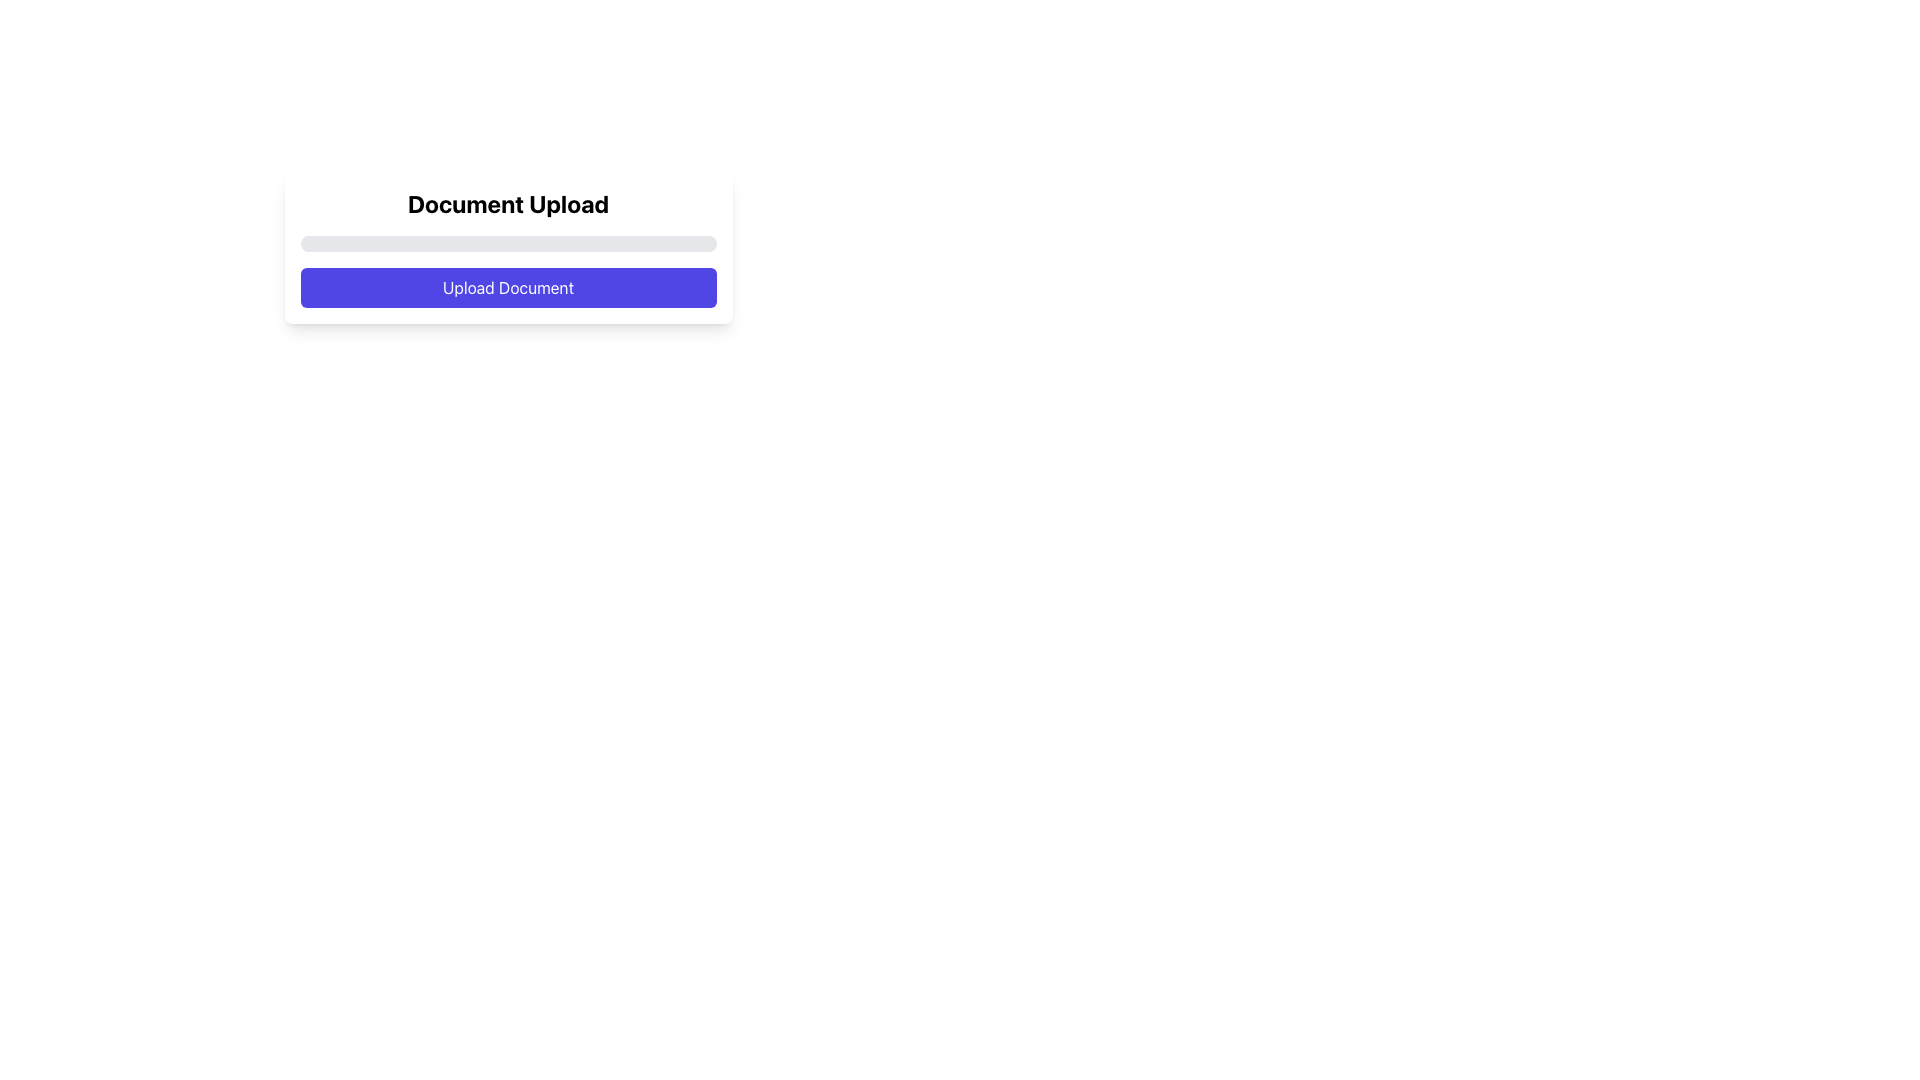 Image resolution: width=1920 pixels, height=1080 pixels. What do you see at coordinates (508, 242) in the screenshot?
I see `the progress bar located beneath the 'Document Upload' text and above the 'Upload Document' button within the card layout` at bounding box center [508, 242].